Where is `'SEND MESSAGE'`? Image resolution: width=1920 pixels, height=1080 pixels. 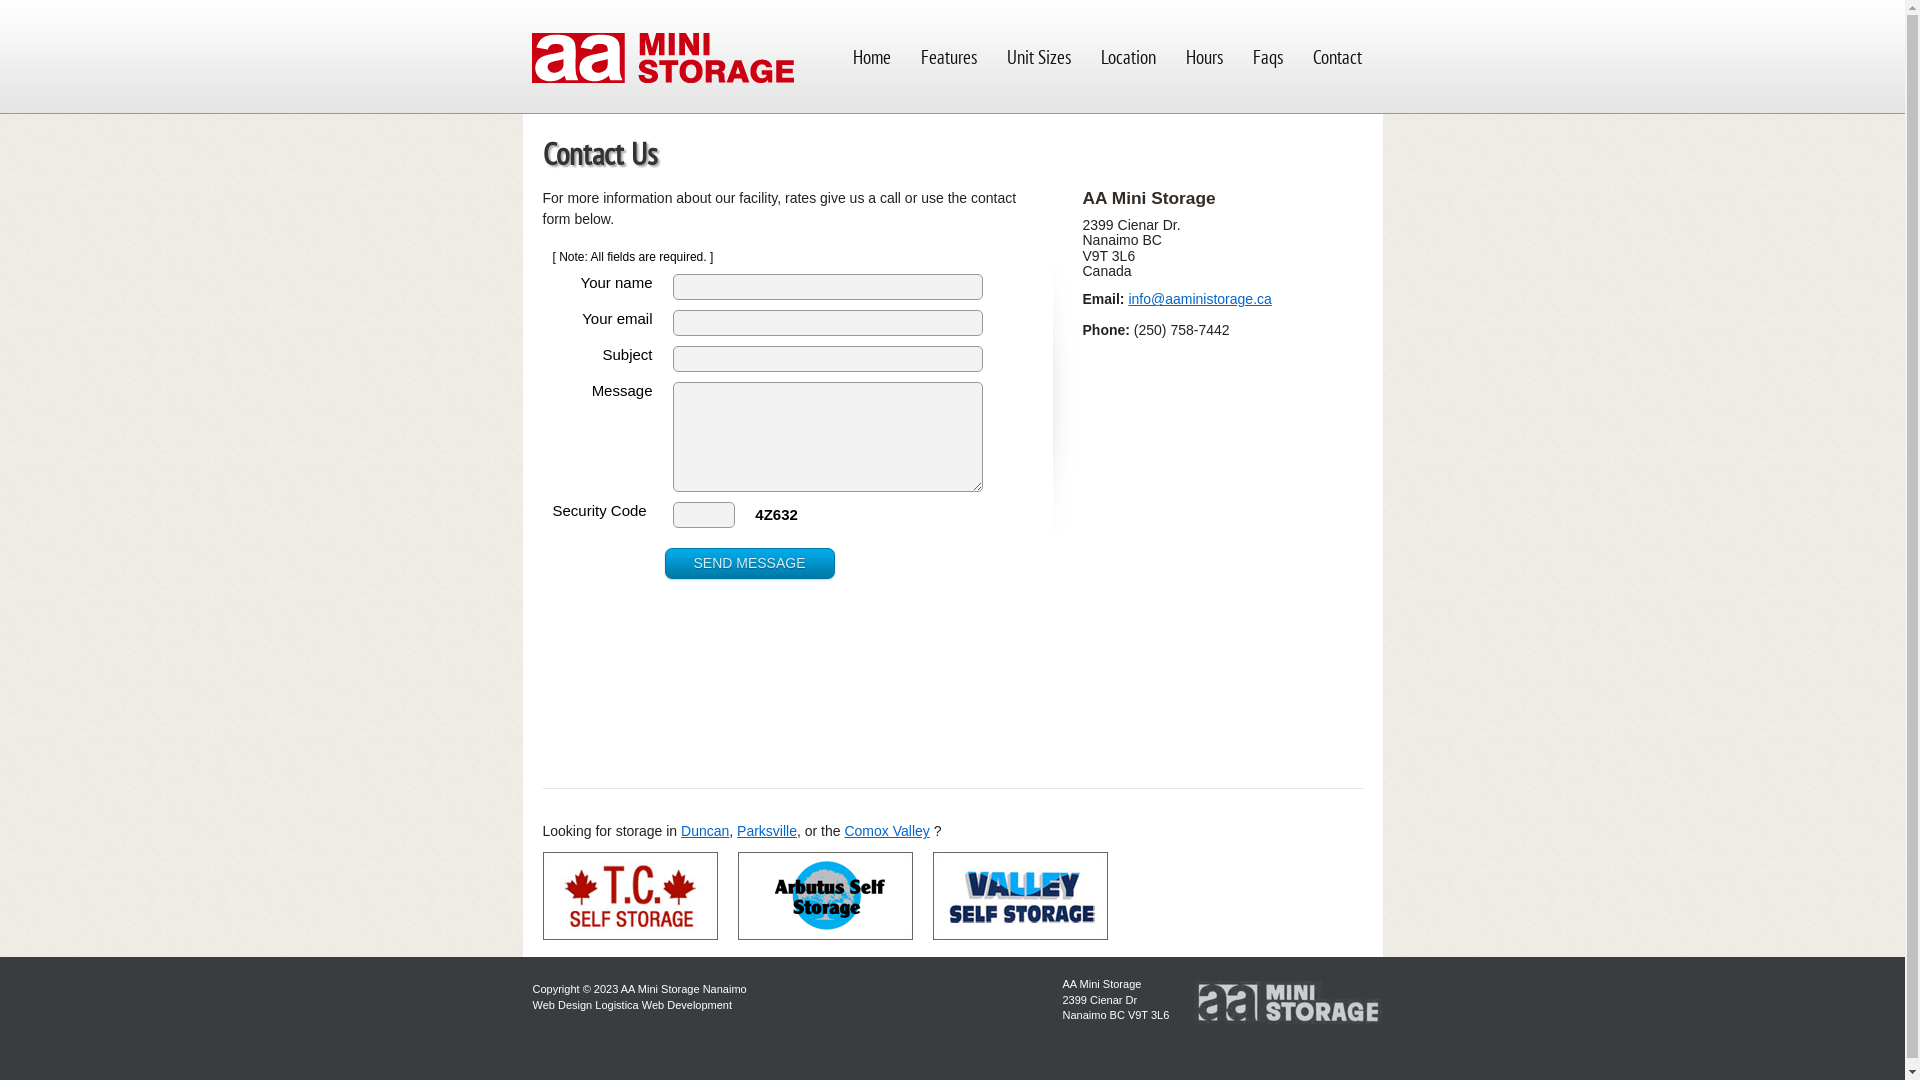 'SEND MESSAGE' is located at coordinates (747, 563).